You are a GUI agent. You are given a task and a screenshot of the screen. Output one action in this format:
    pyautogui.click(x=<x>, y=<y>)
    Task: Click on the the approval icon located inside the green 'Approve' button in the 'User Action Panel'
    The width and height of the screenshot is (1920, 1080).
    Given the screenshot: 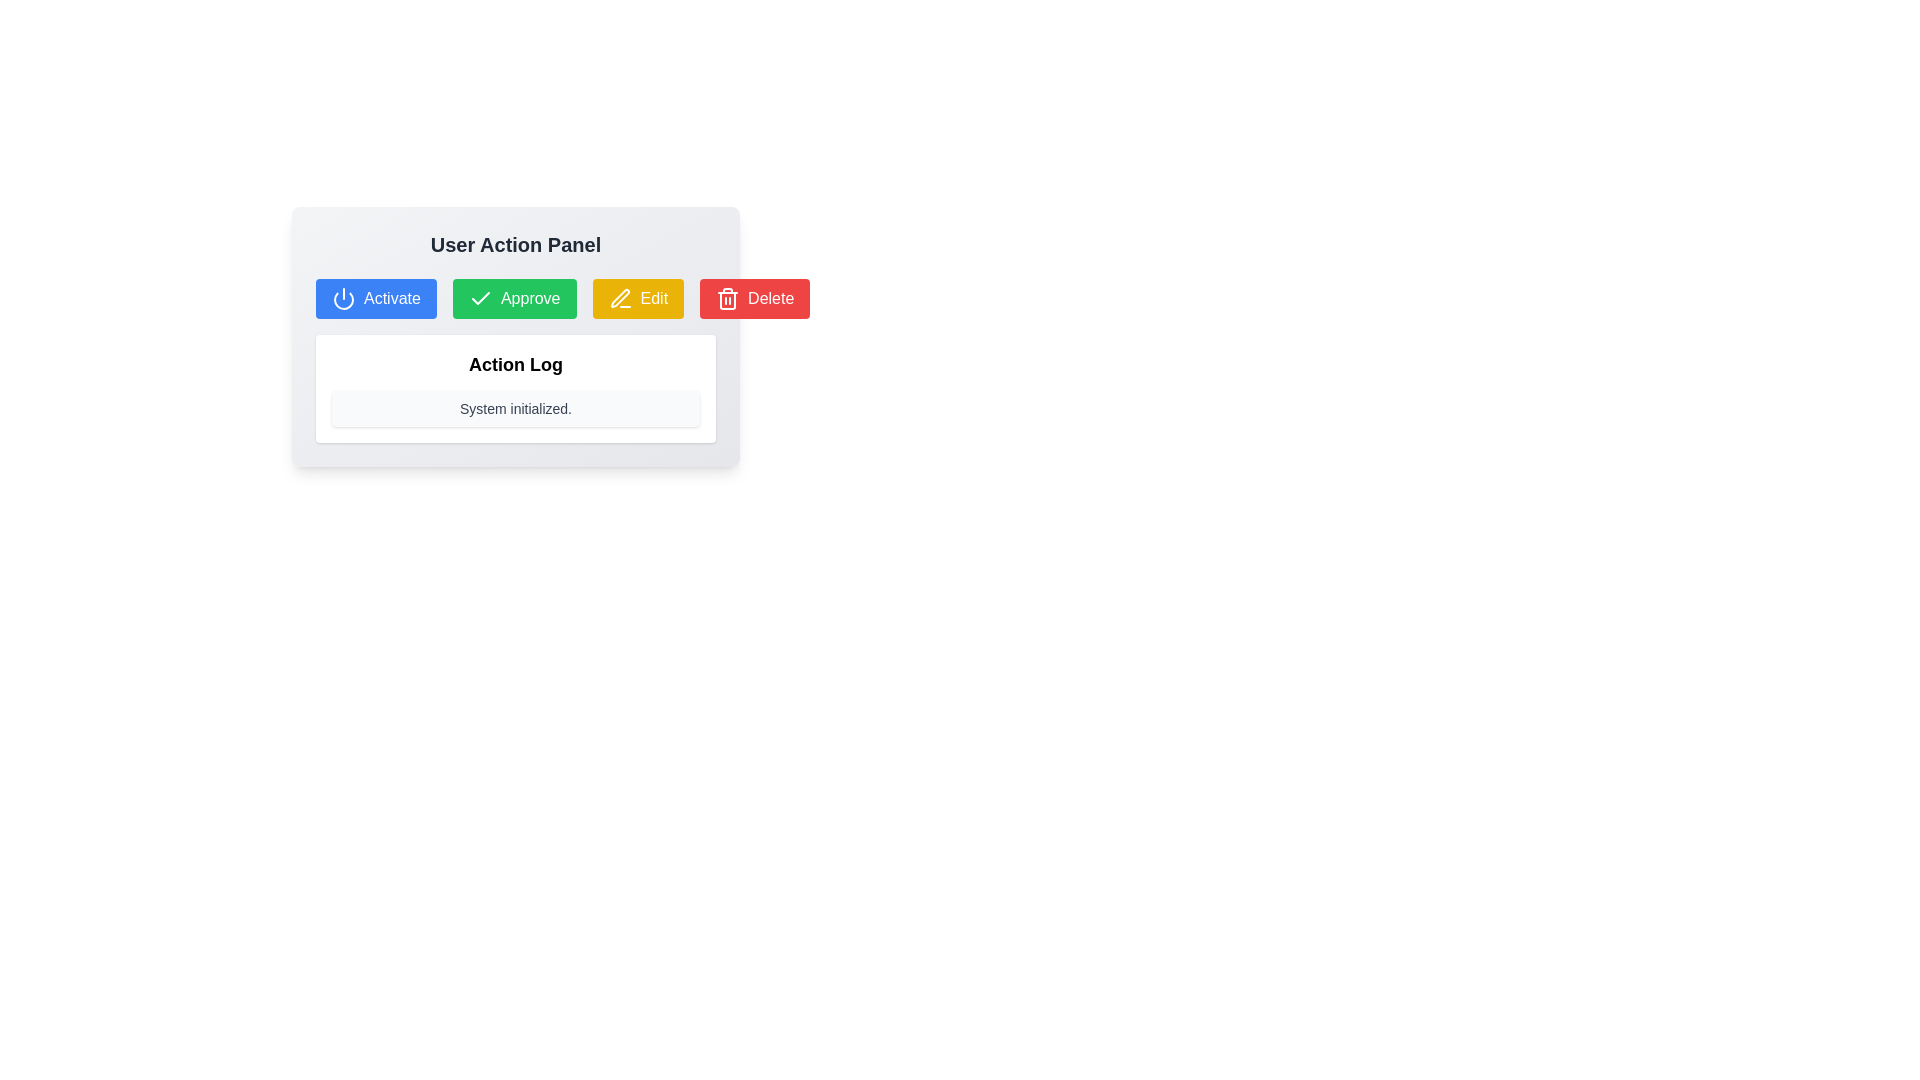 What is the action you would take?
    pyautogui.click(x=480, y=299)
    